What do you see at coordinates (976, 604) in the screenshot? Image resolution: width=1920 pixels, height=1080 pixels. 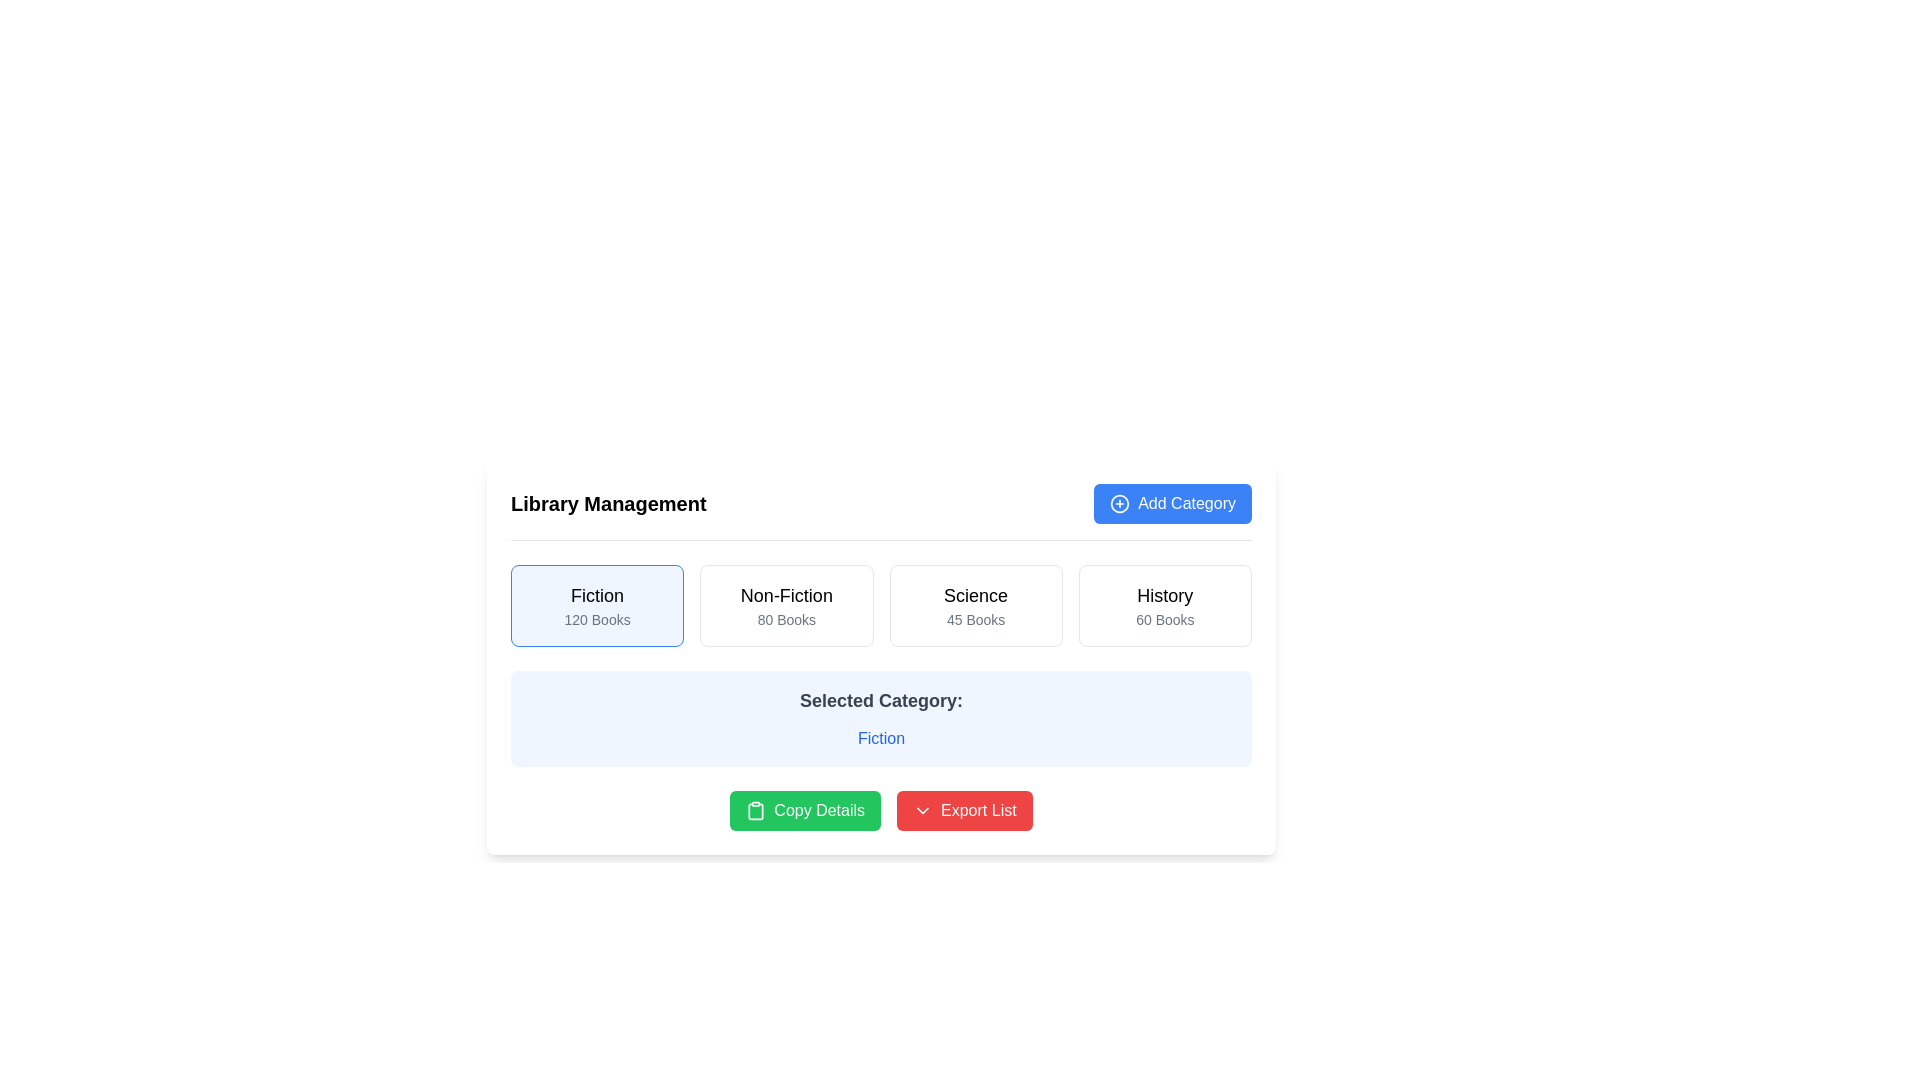 I see `the 'Science' button, which has a white background and bold text` at bounding box center [976, 604].